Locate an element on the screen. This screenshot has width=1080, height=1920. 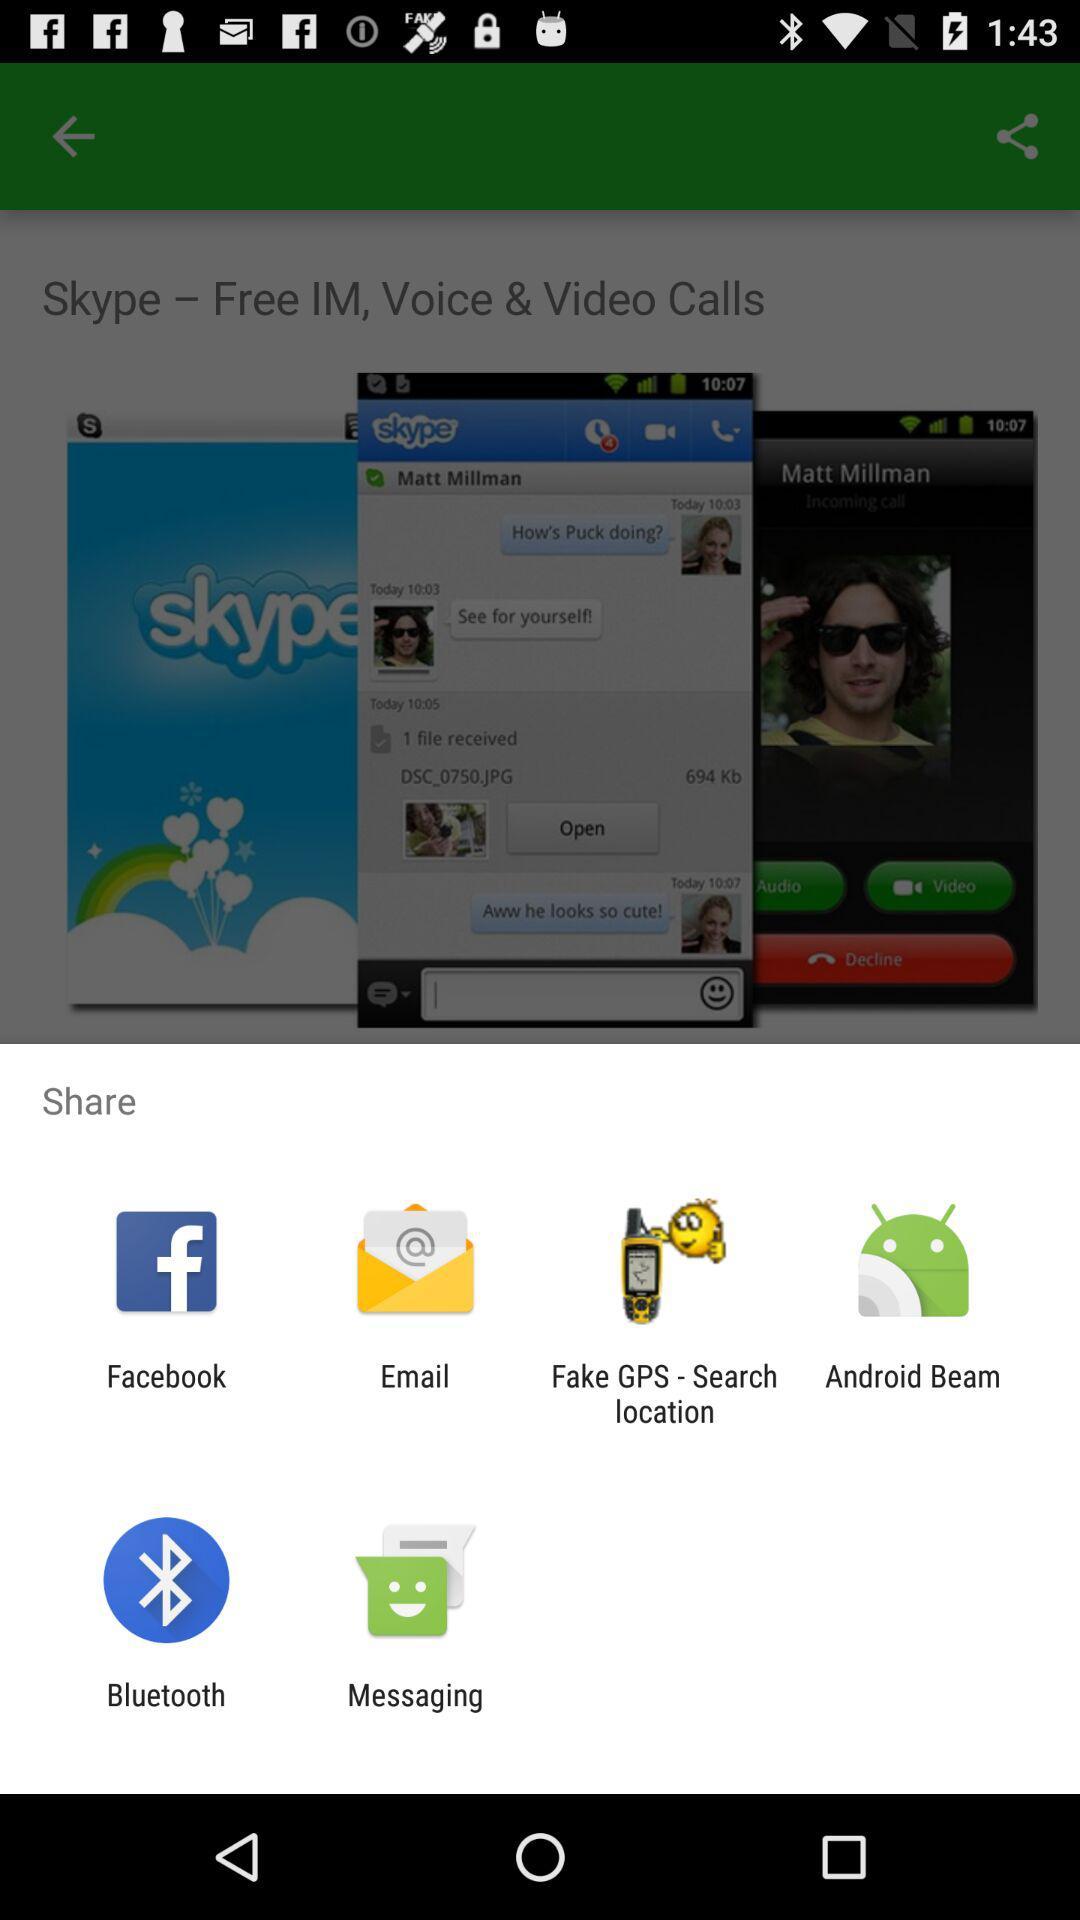
icon next to fake gps search app is located at coordinates (414, 1392).